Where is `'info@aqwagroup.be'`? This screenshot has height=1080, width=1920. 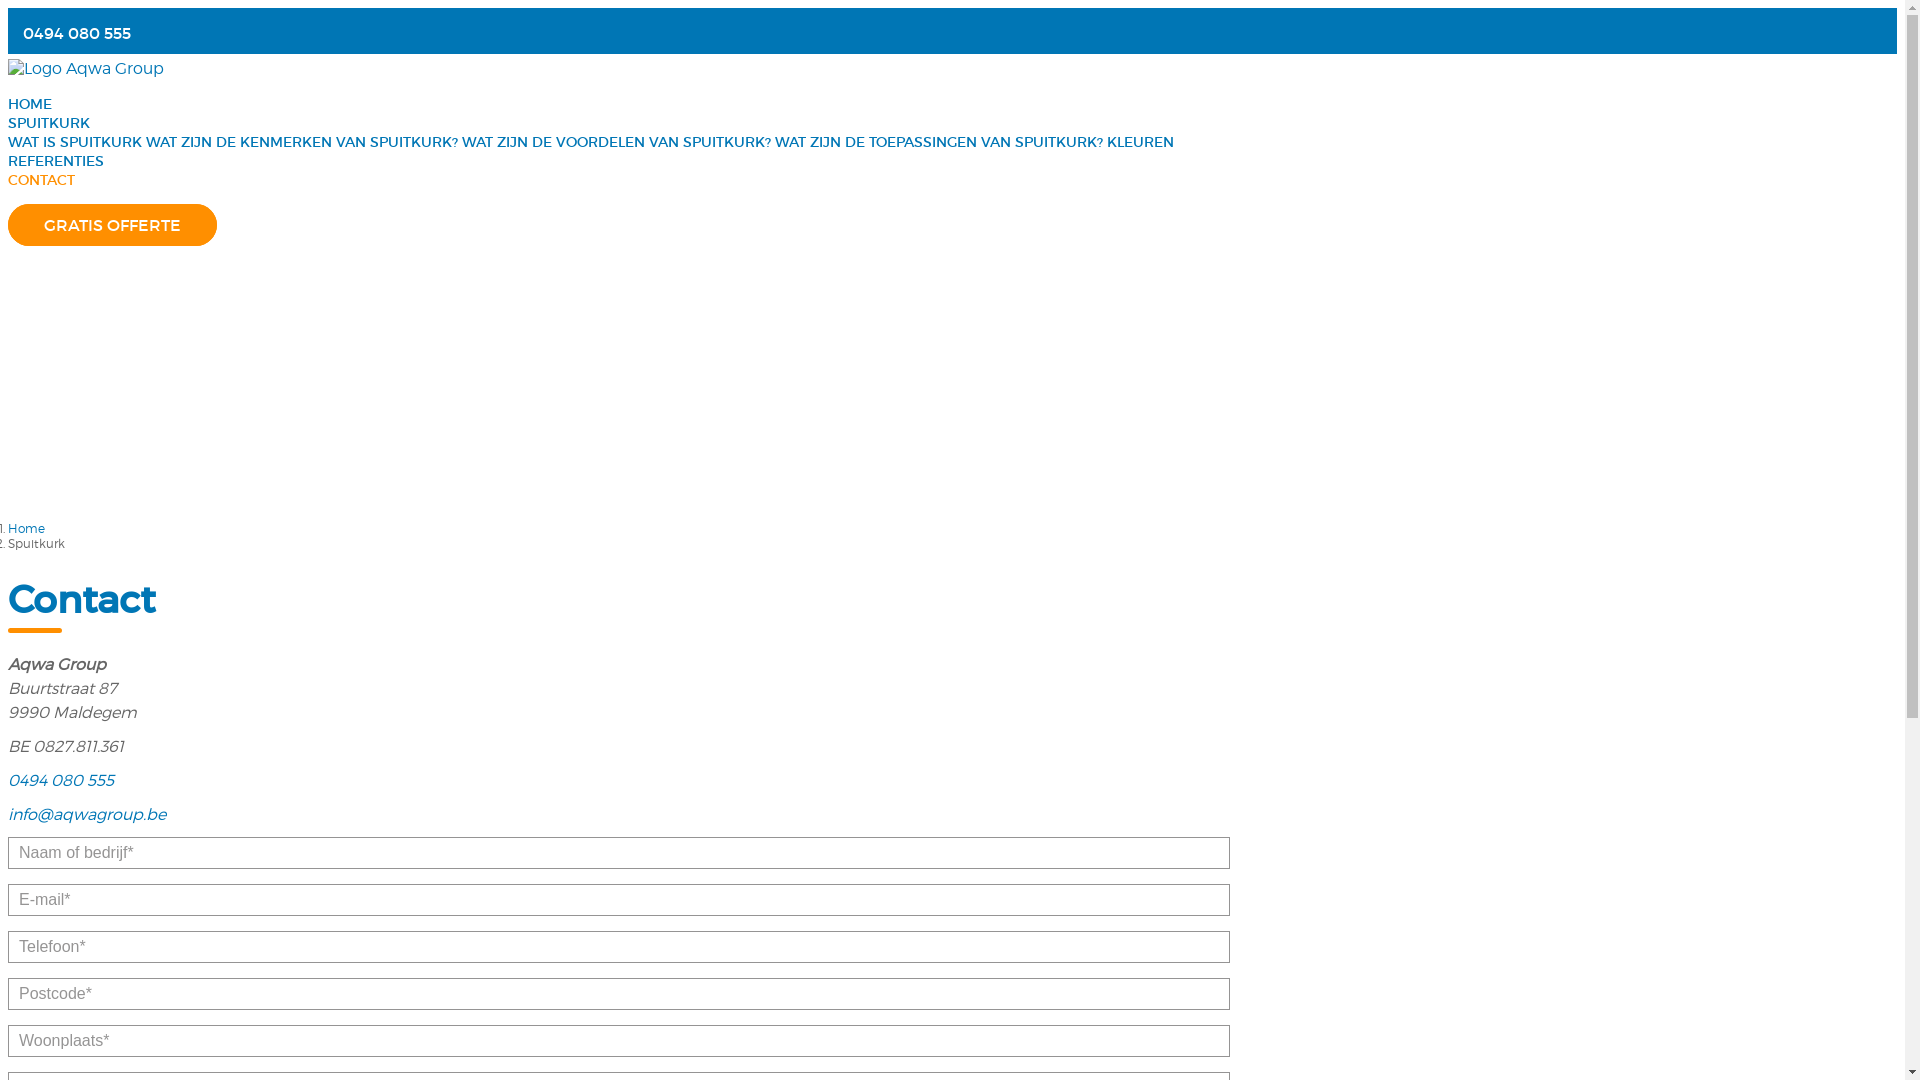 'info@aqwagroup.be' is located at coordinates (85, 814).